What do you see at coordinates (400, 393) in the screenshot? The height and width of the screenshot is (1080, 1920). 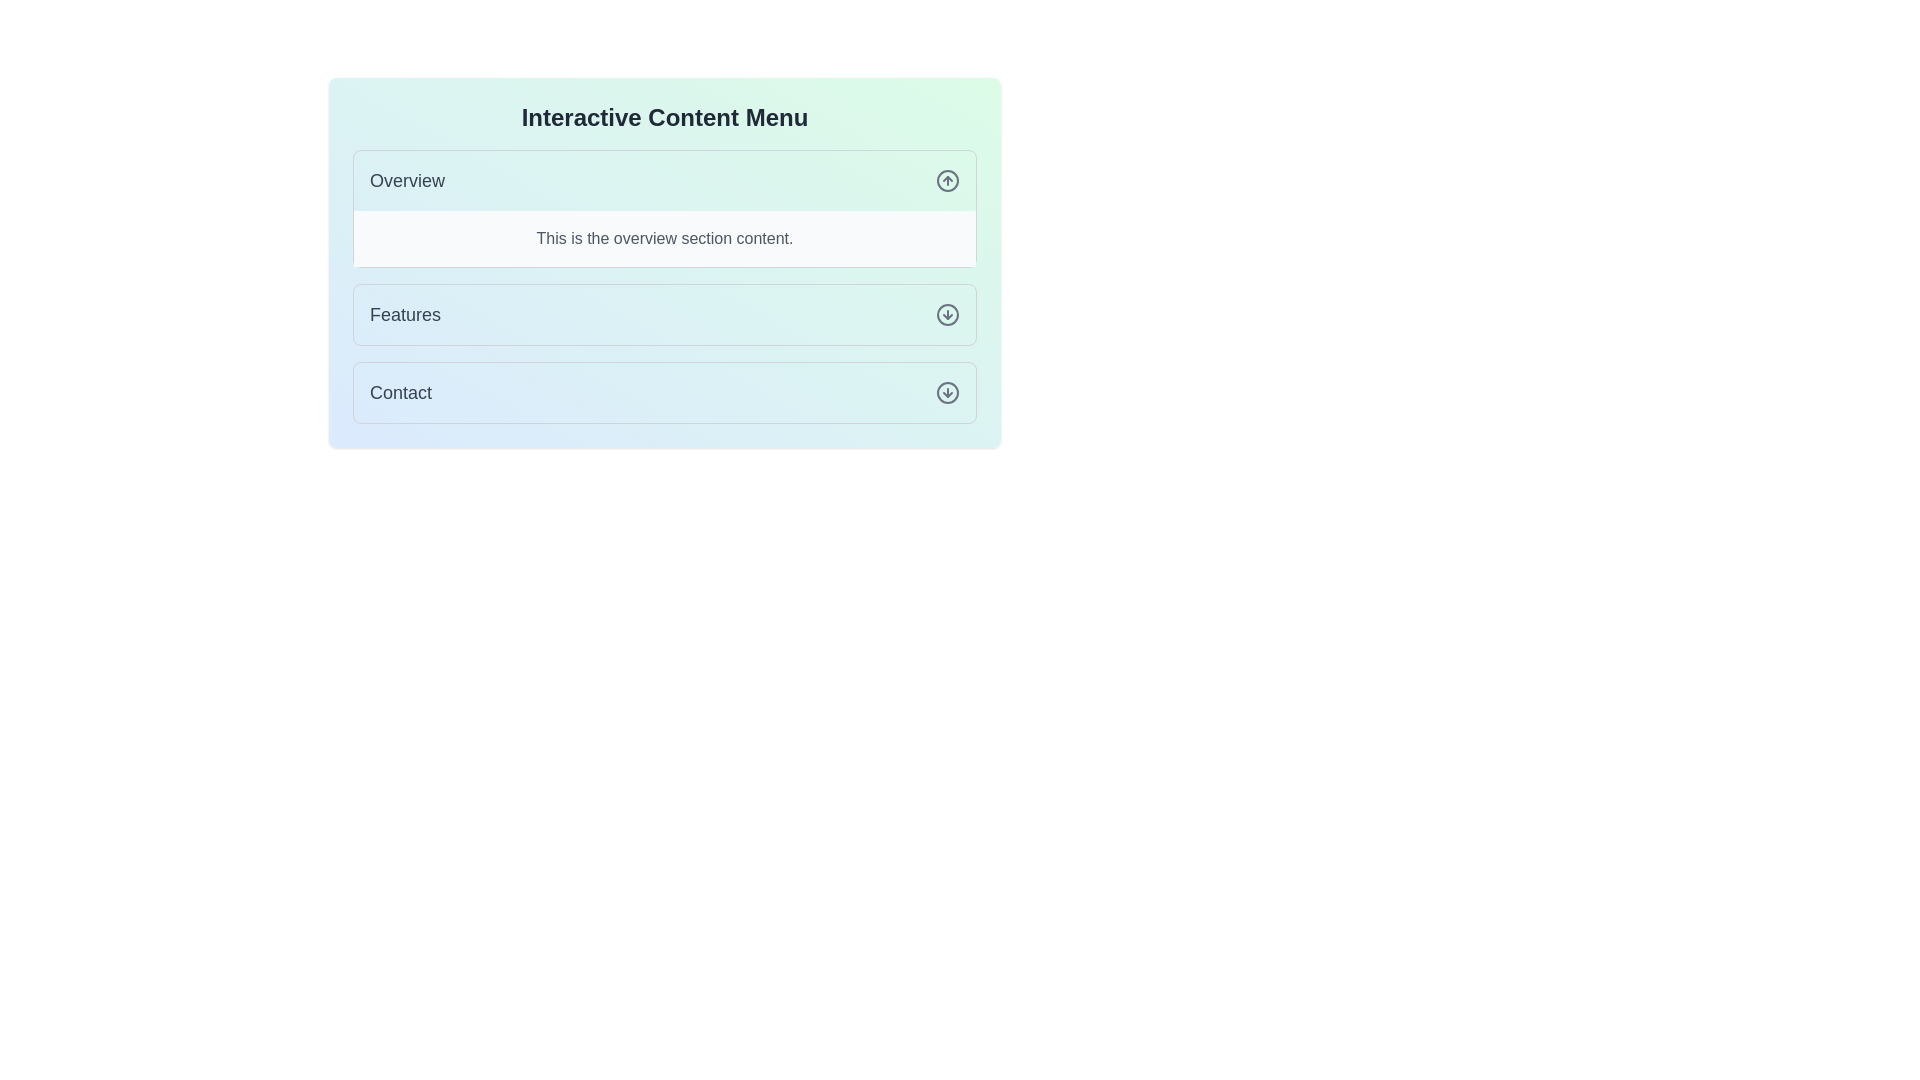 I see `the 'Contact' text label within the light blue rectangular background` at bounding box center [400, 393].